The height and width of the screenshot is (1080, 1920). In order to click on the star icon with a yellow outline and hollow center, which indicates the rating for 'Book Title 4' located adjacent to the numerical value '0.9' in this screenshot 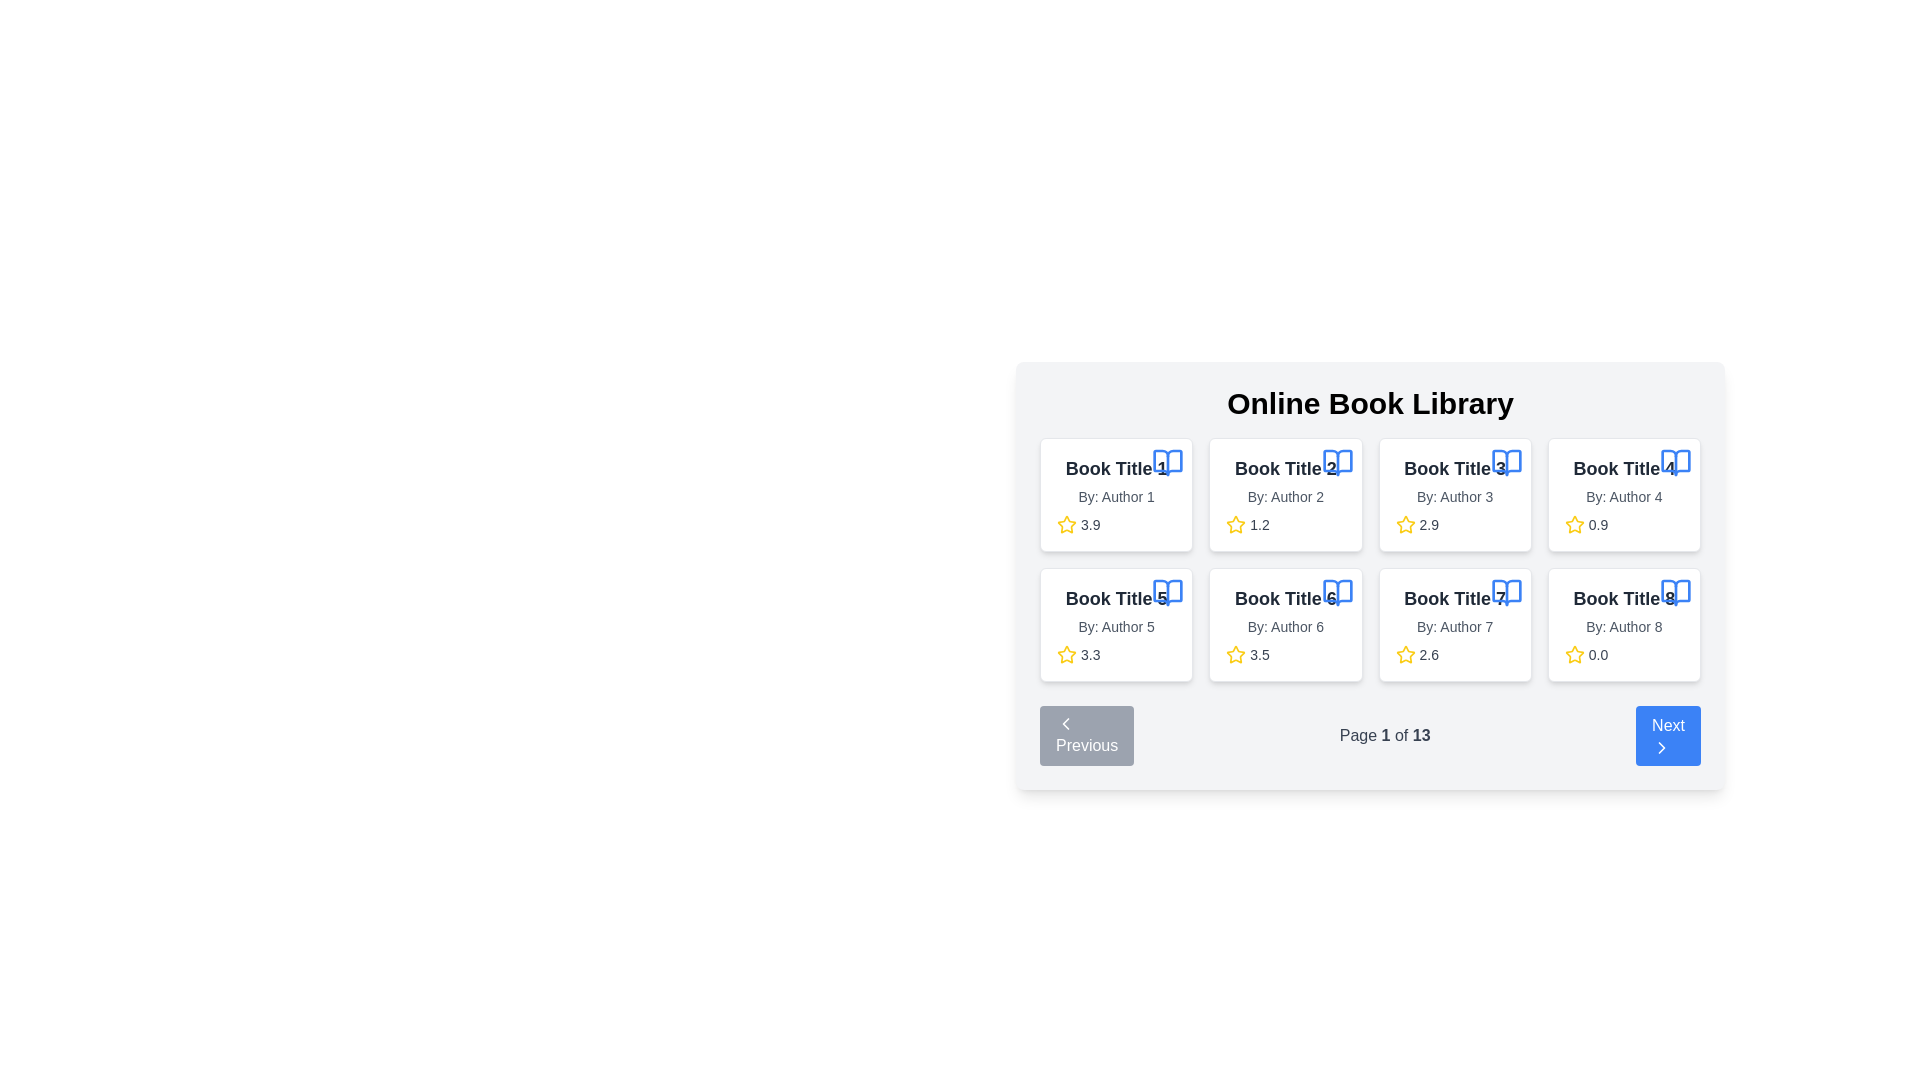, I will do `click(1573, 523)`.